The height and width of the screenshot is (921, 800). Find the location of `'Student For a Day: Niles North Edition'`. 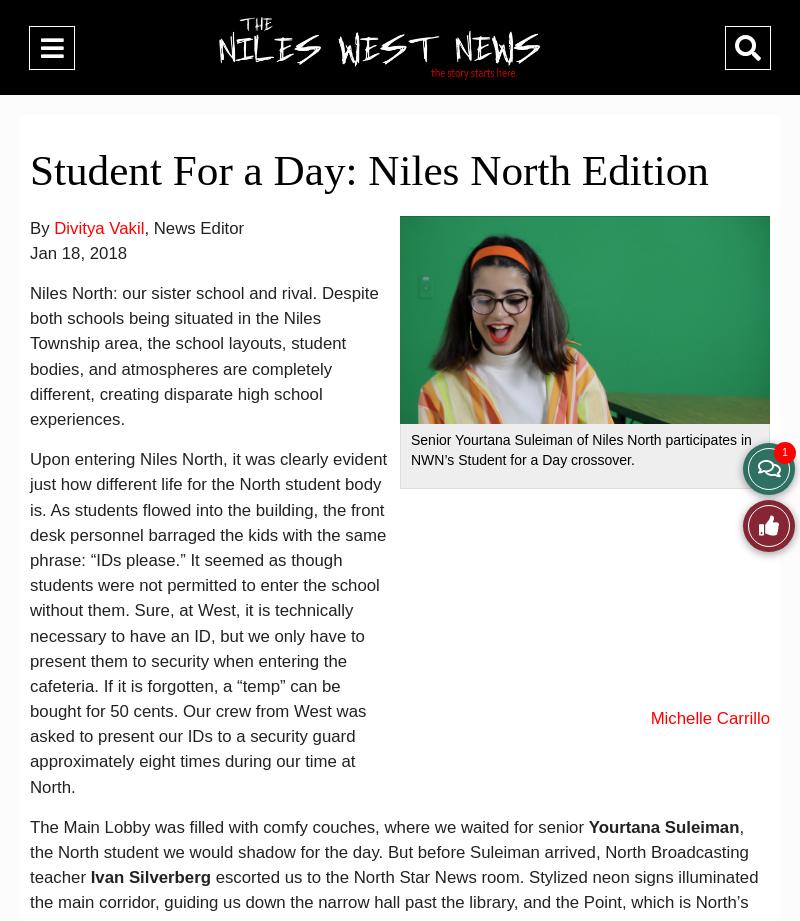

'Student For a Day: Niles North Edition' is located at coordinates (30, 168).